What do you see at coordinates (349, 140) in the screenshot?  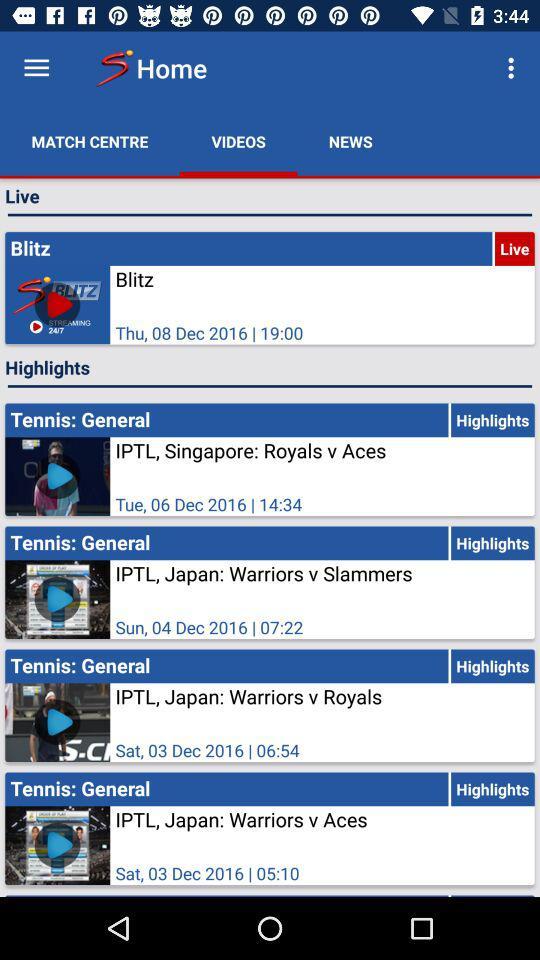 I see `news item` at bounding box center [349, 140].